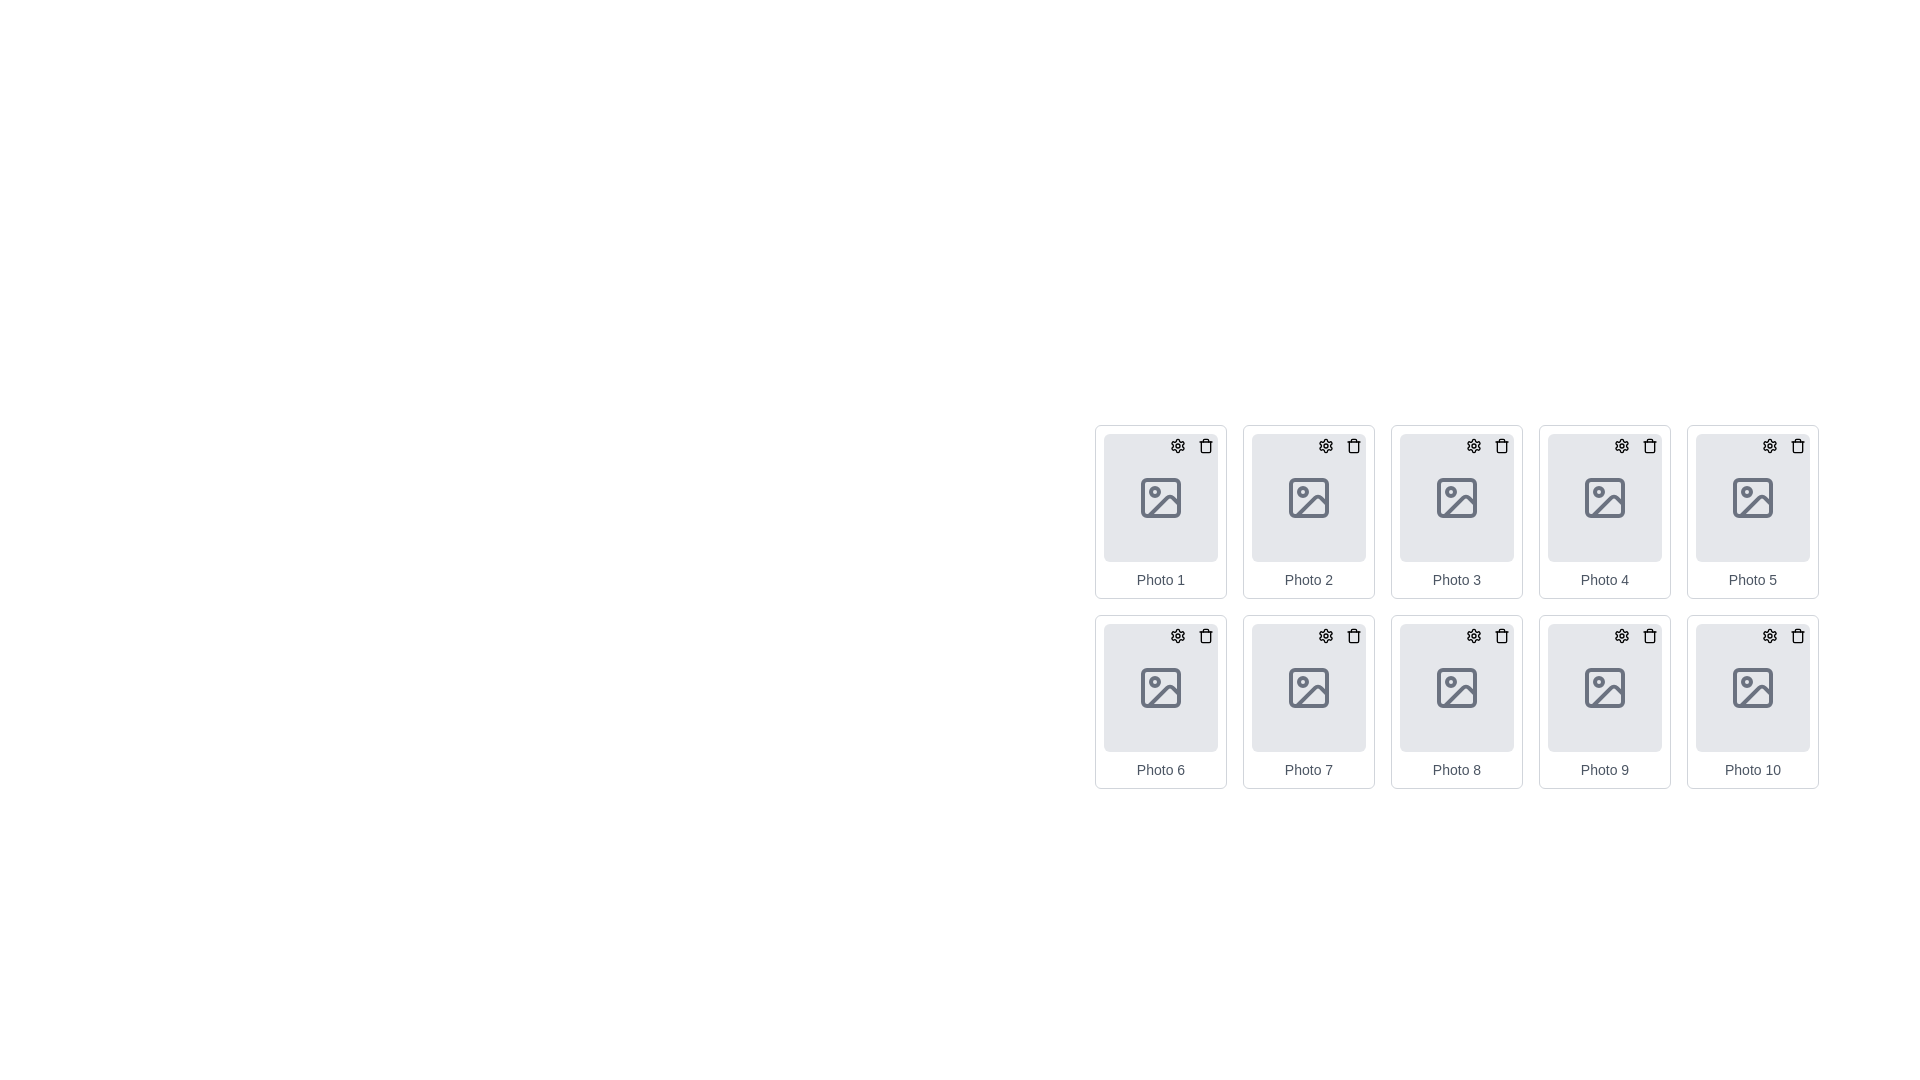 Image resolution: width=1920 pixels, height=1080 pixels. I want to click on the image placeholder SVG icon located in the ninth position of the grid (second row, fourth column), so click(1604, 686).